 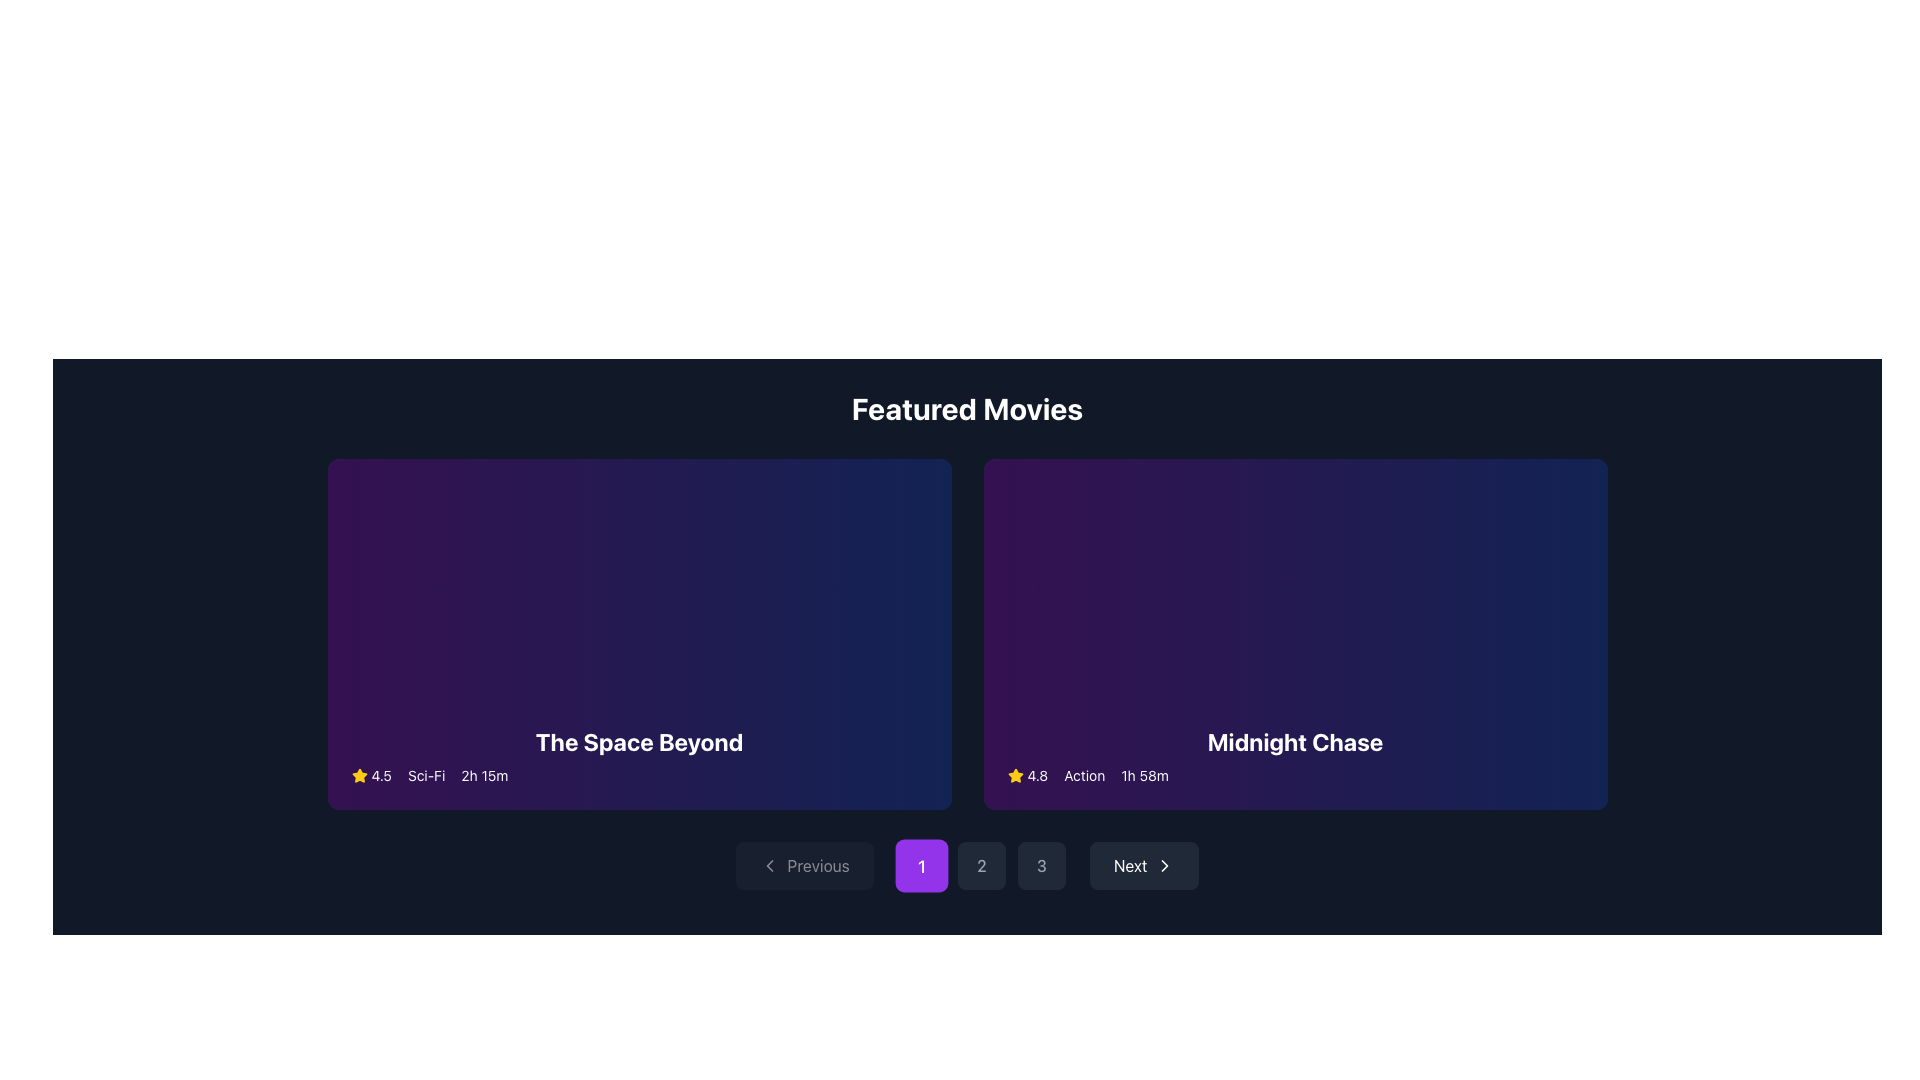 I want to click on the first navigation button located in the horizontal navigation bar at the bottom of the interface, so click(x=804, y=865).